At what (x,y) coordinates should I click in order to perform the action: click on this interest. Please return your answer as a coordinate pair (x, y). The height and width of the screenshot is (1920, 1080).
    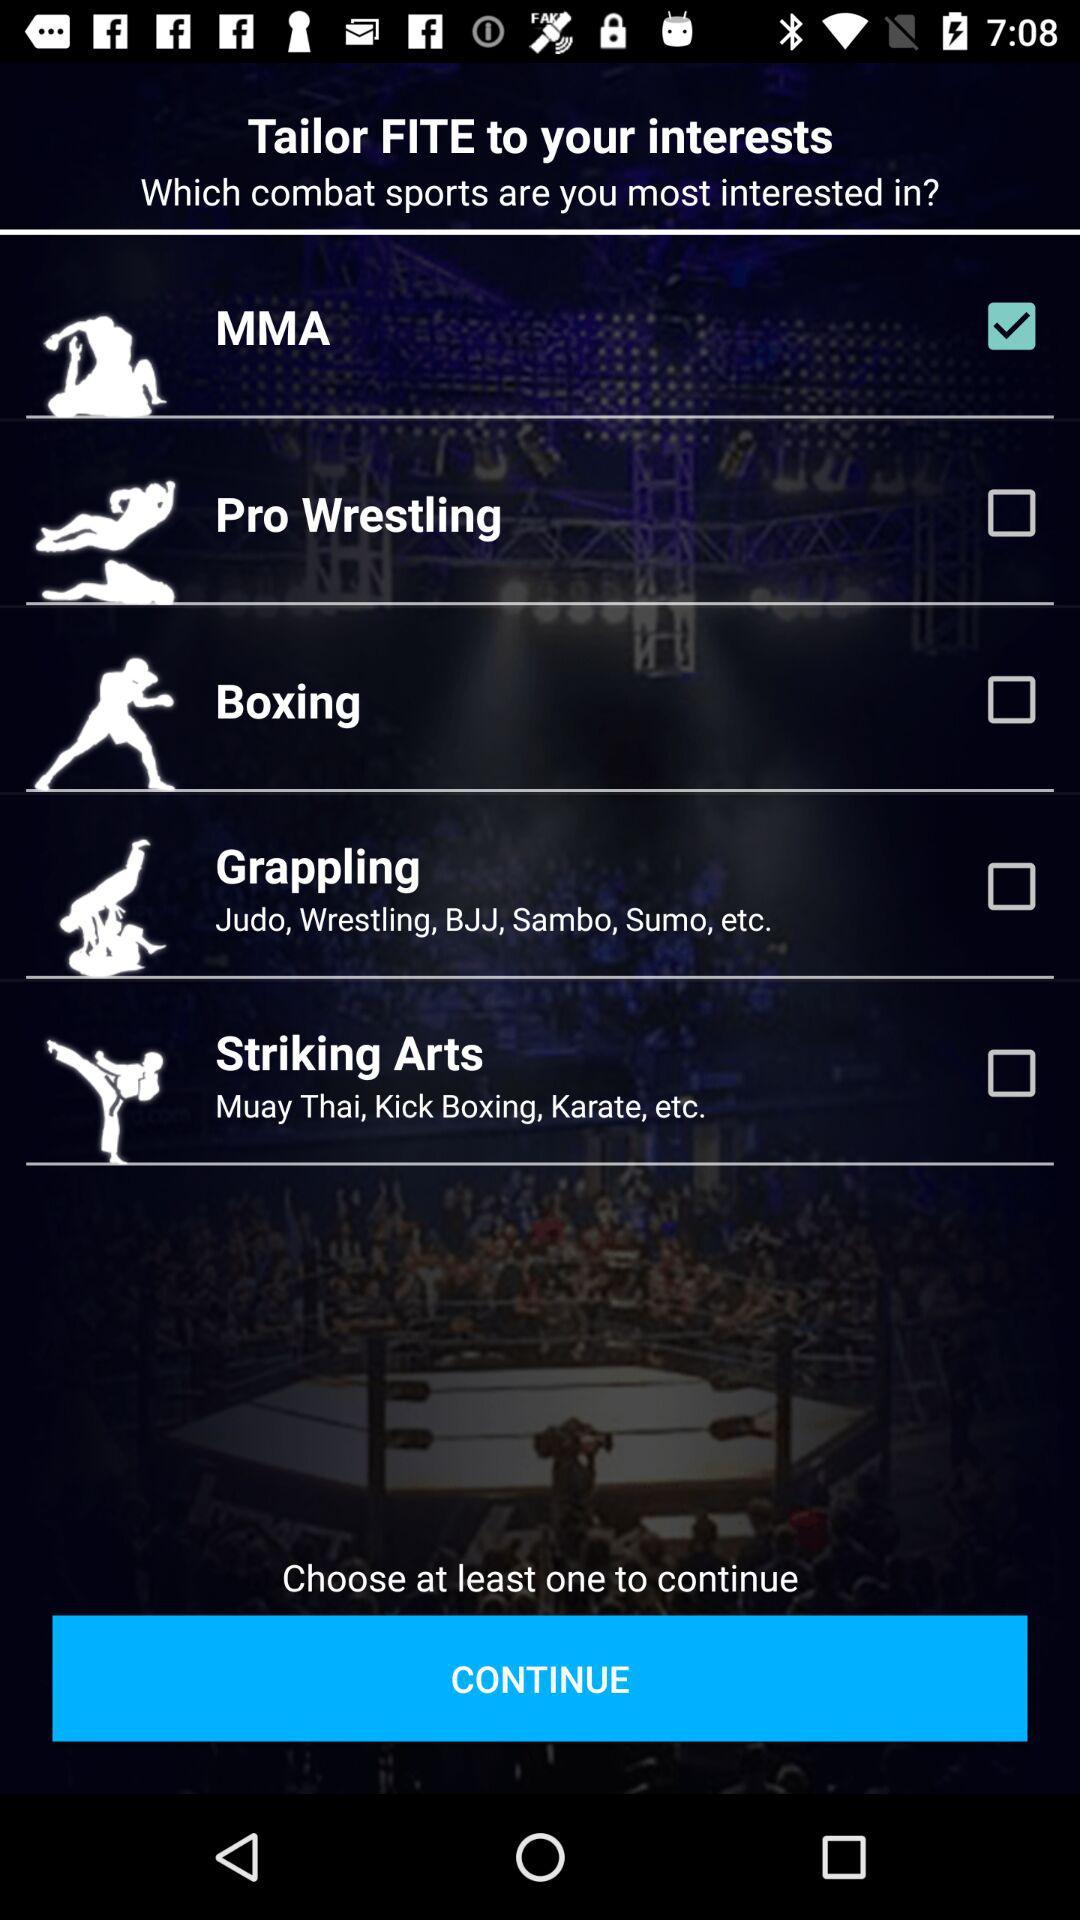
    Looking at the image, I should click on (1011, 513).